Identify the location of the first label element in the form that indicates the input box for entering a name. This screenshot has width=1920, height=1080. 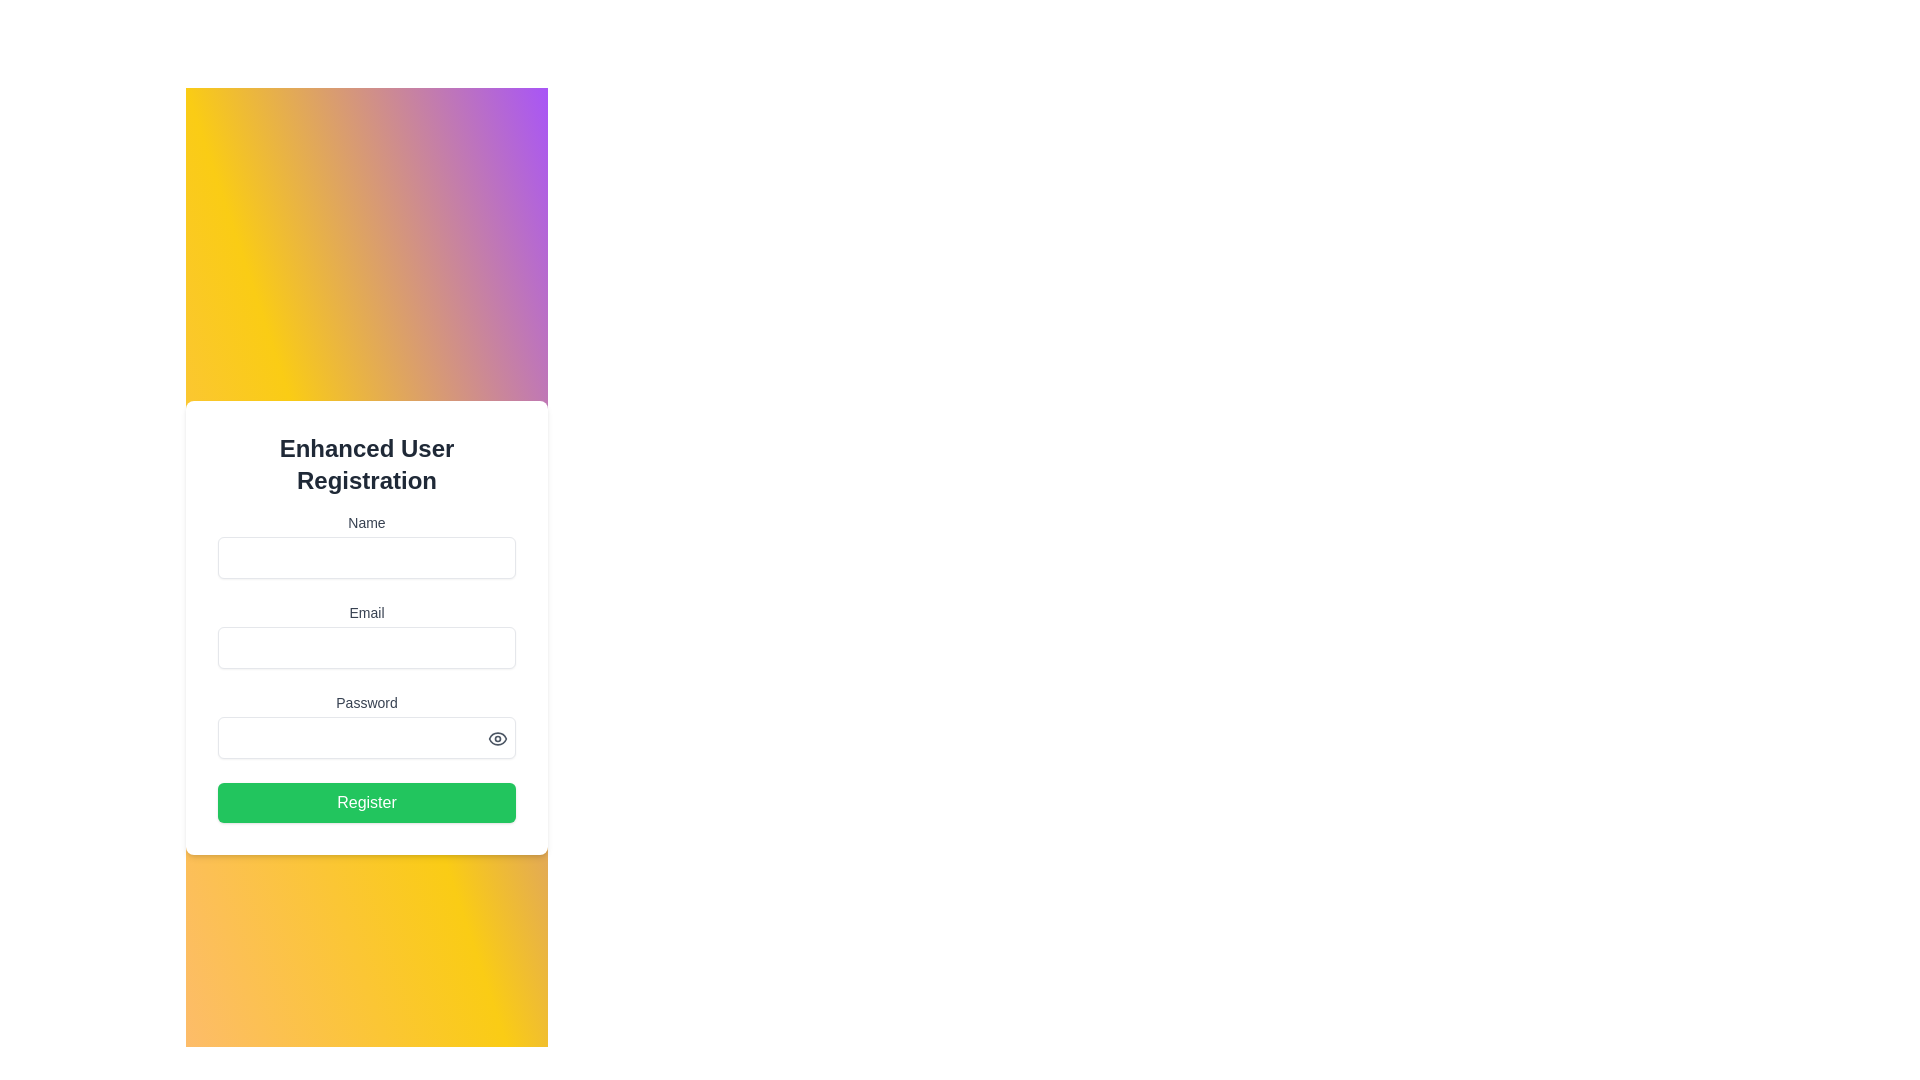
(366, 522).